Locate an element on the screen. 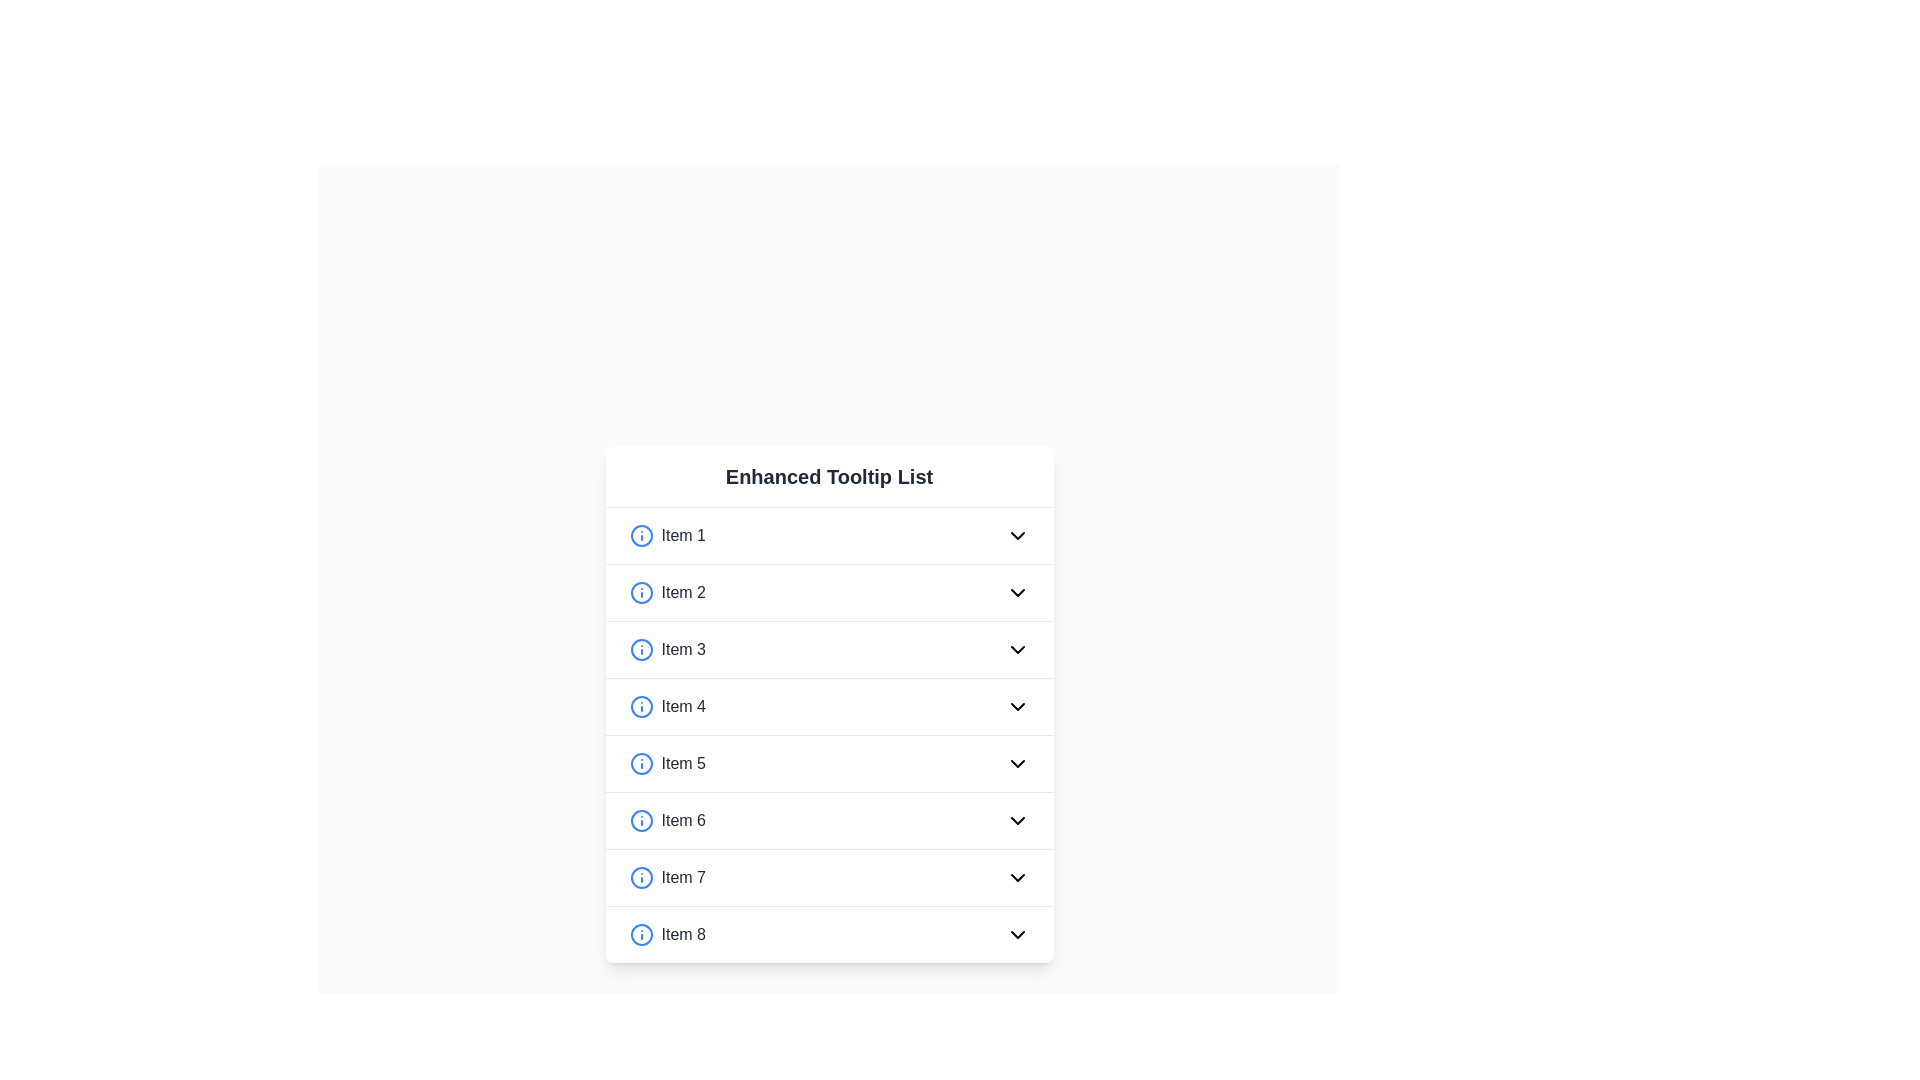 This screenshot has height=1080, width=1920. the text label representing 'Item 3' in the vertical list, situated between 'Item 2' and 'Item 4' is located at coordinates (667, 650).